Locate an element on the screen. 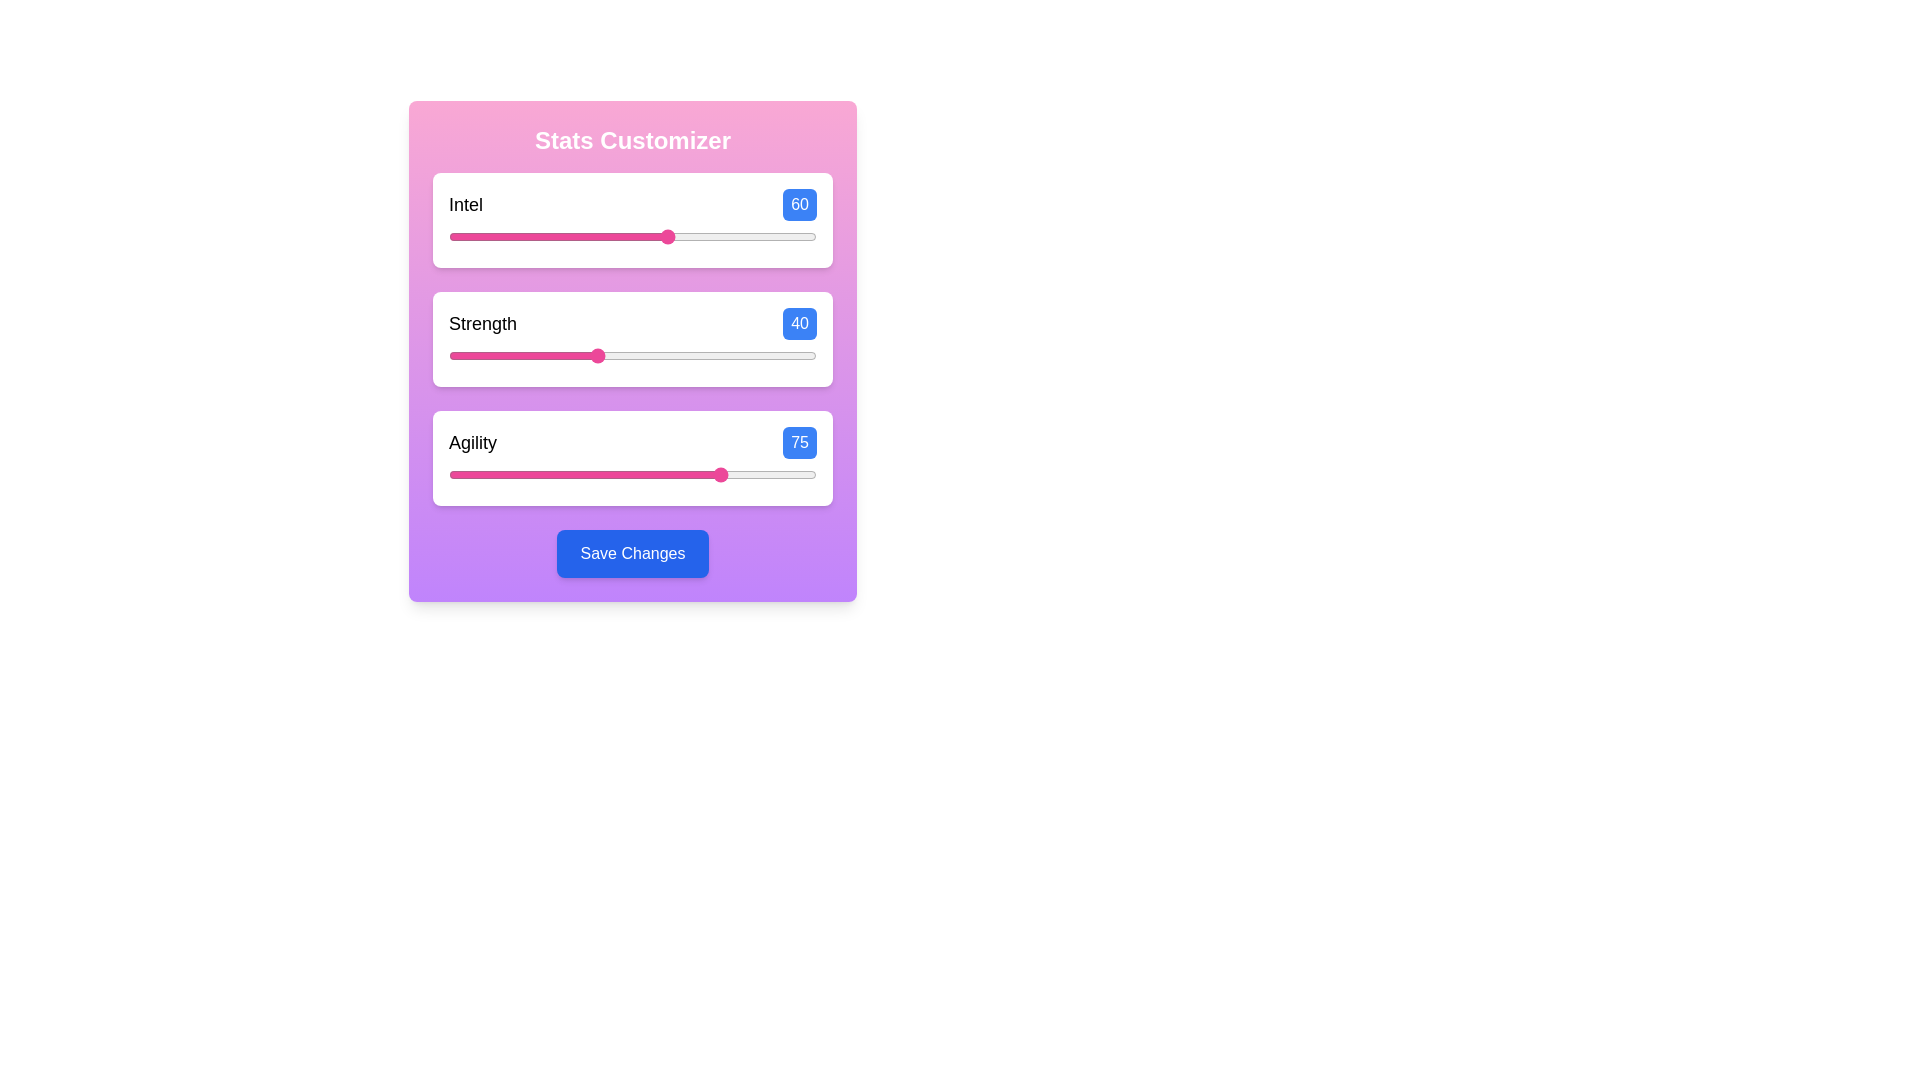 This screenshot has width=1920, height=1080. the 'Agility' text label which is positioned to the left of the numerical badge ('75') and the slider within the 'Stats Customizer' interface is located at coordinates (472, 442).